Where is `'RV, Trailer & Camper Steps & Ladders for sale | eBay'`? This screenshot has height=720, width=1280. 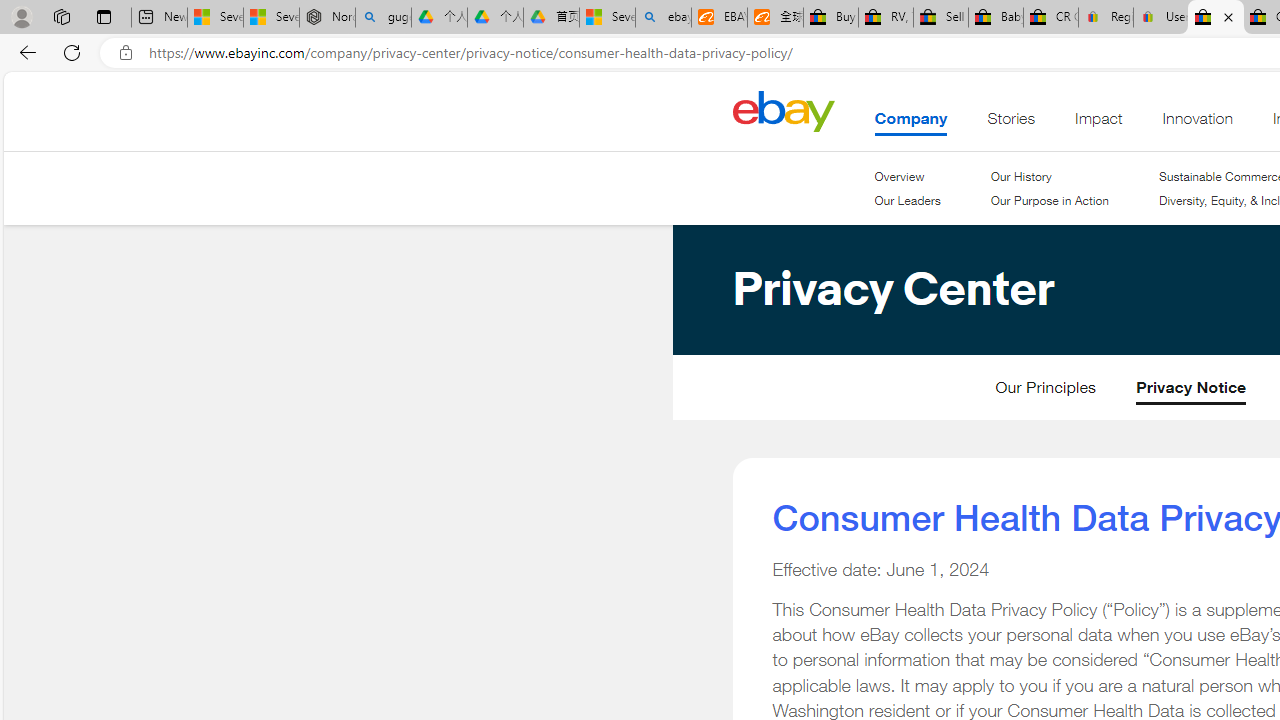 'RV, Trailer & Camper Steps & Ladders for sale | eBay' is located at coordinates (884, 17).